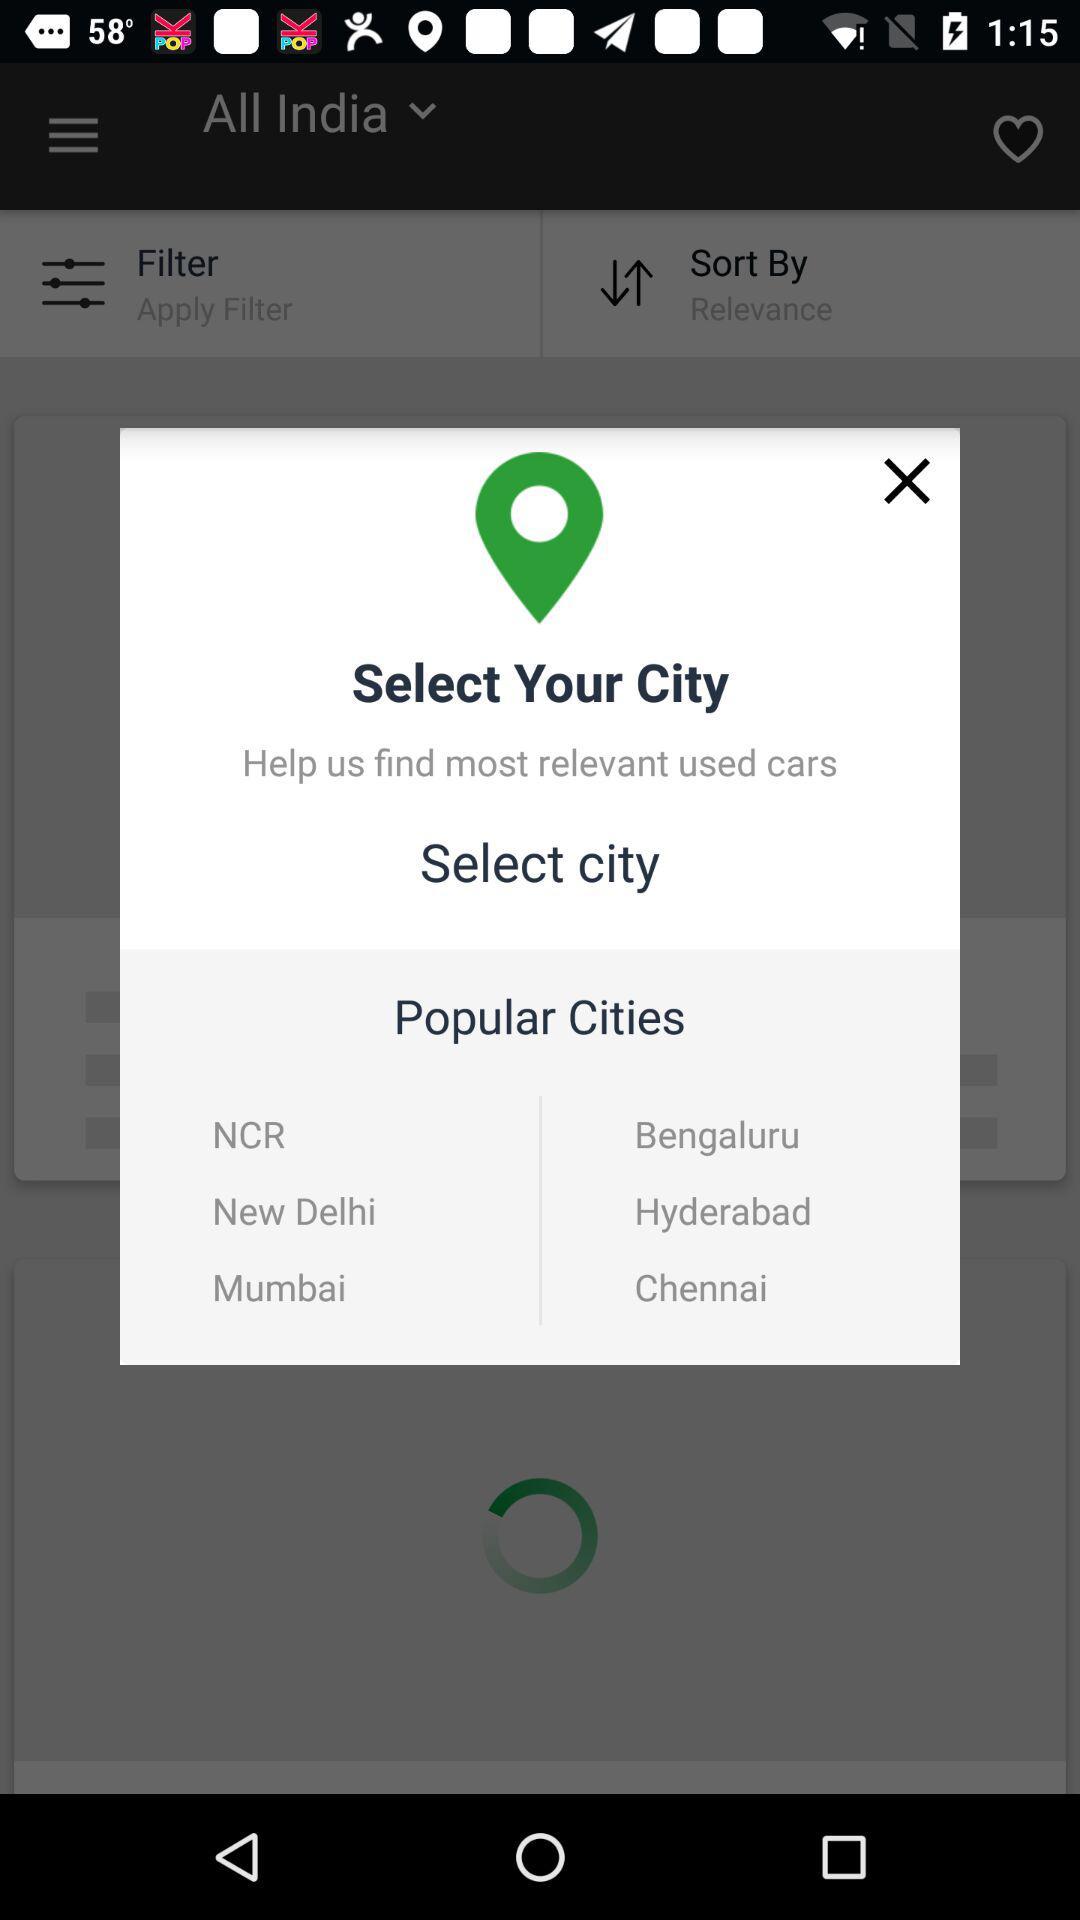 The image size is (1080, 1920). Describe the element at coordinates (247, 1133) in the screenshot. I see `the item above new delhi icon` at that location.